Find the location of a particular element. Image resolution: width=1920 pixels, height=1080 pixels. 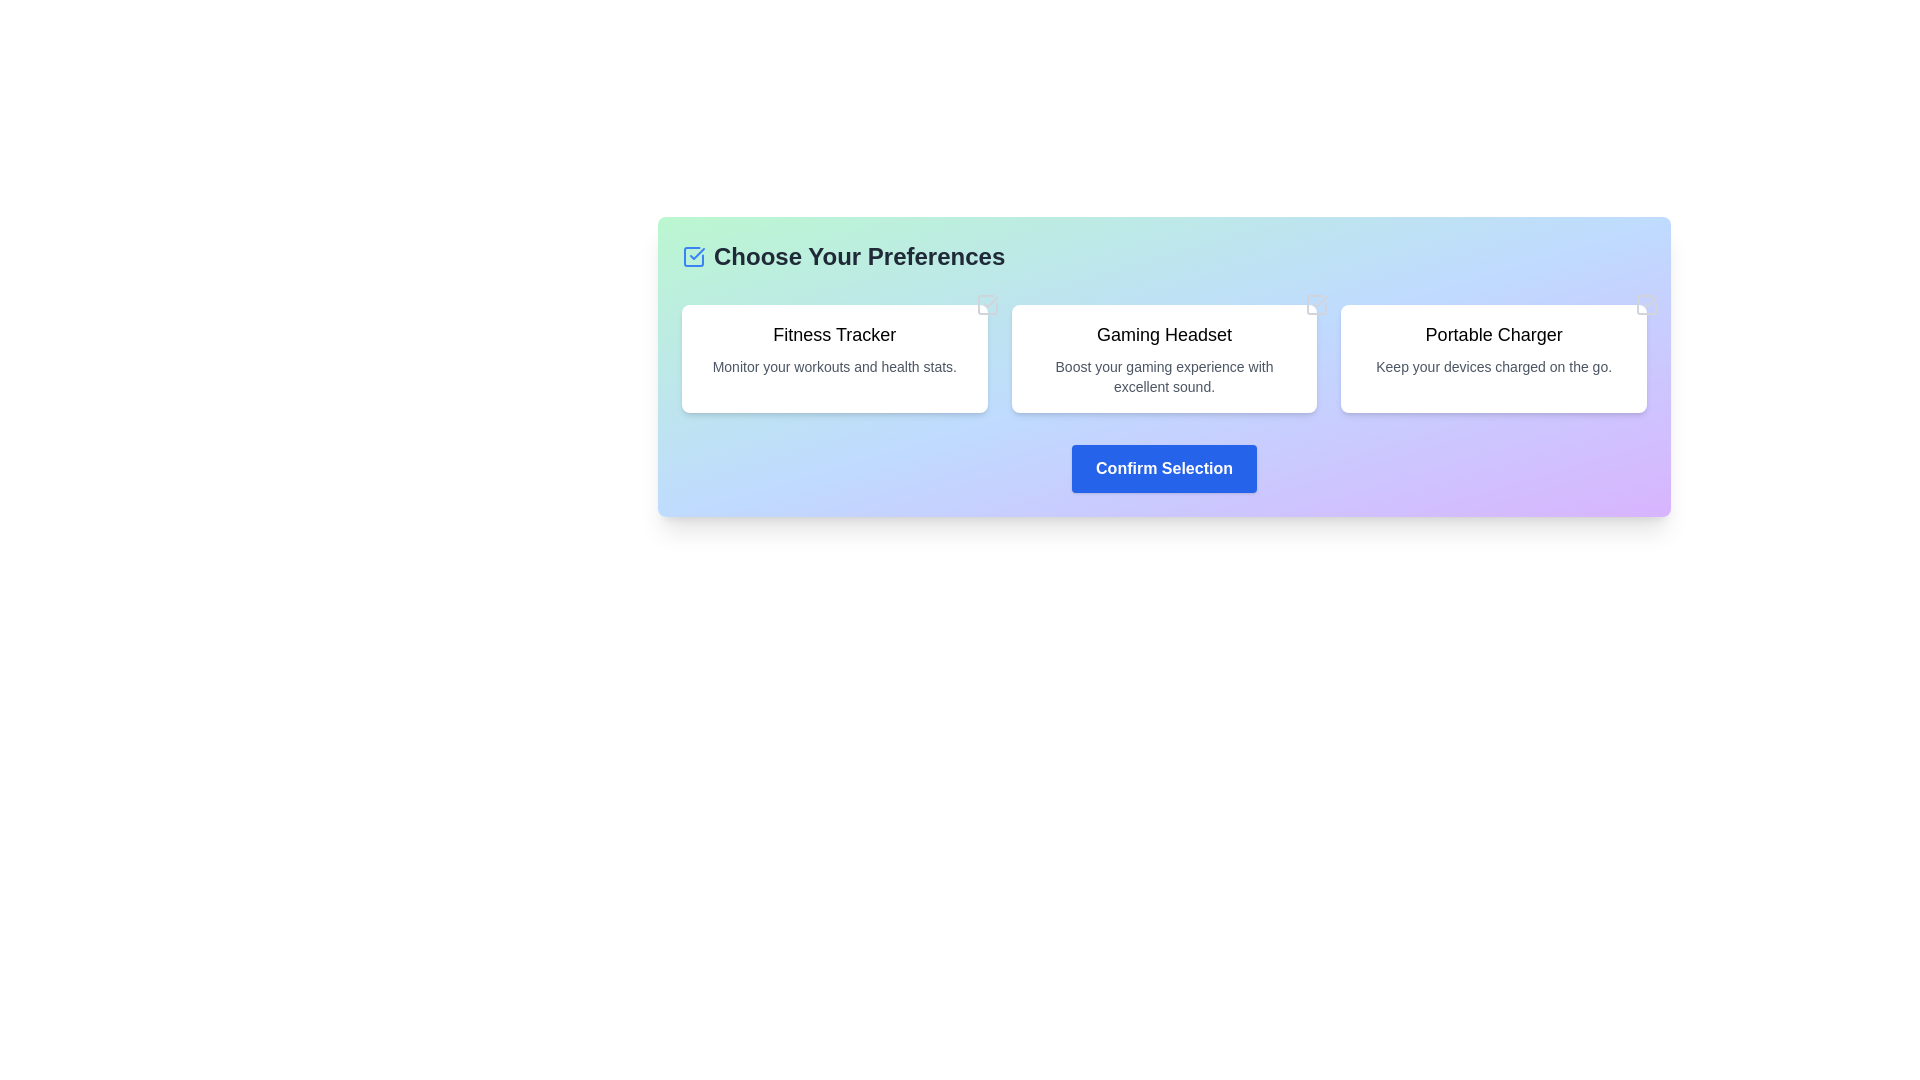

the text element providing additional description for the 'Fitness Tracker' option, located directly below the headline text 'Fitness Tracker' is located at coordinates (834, 366).